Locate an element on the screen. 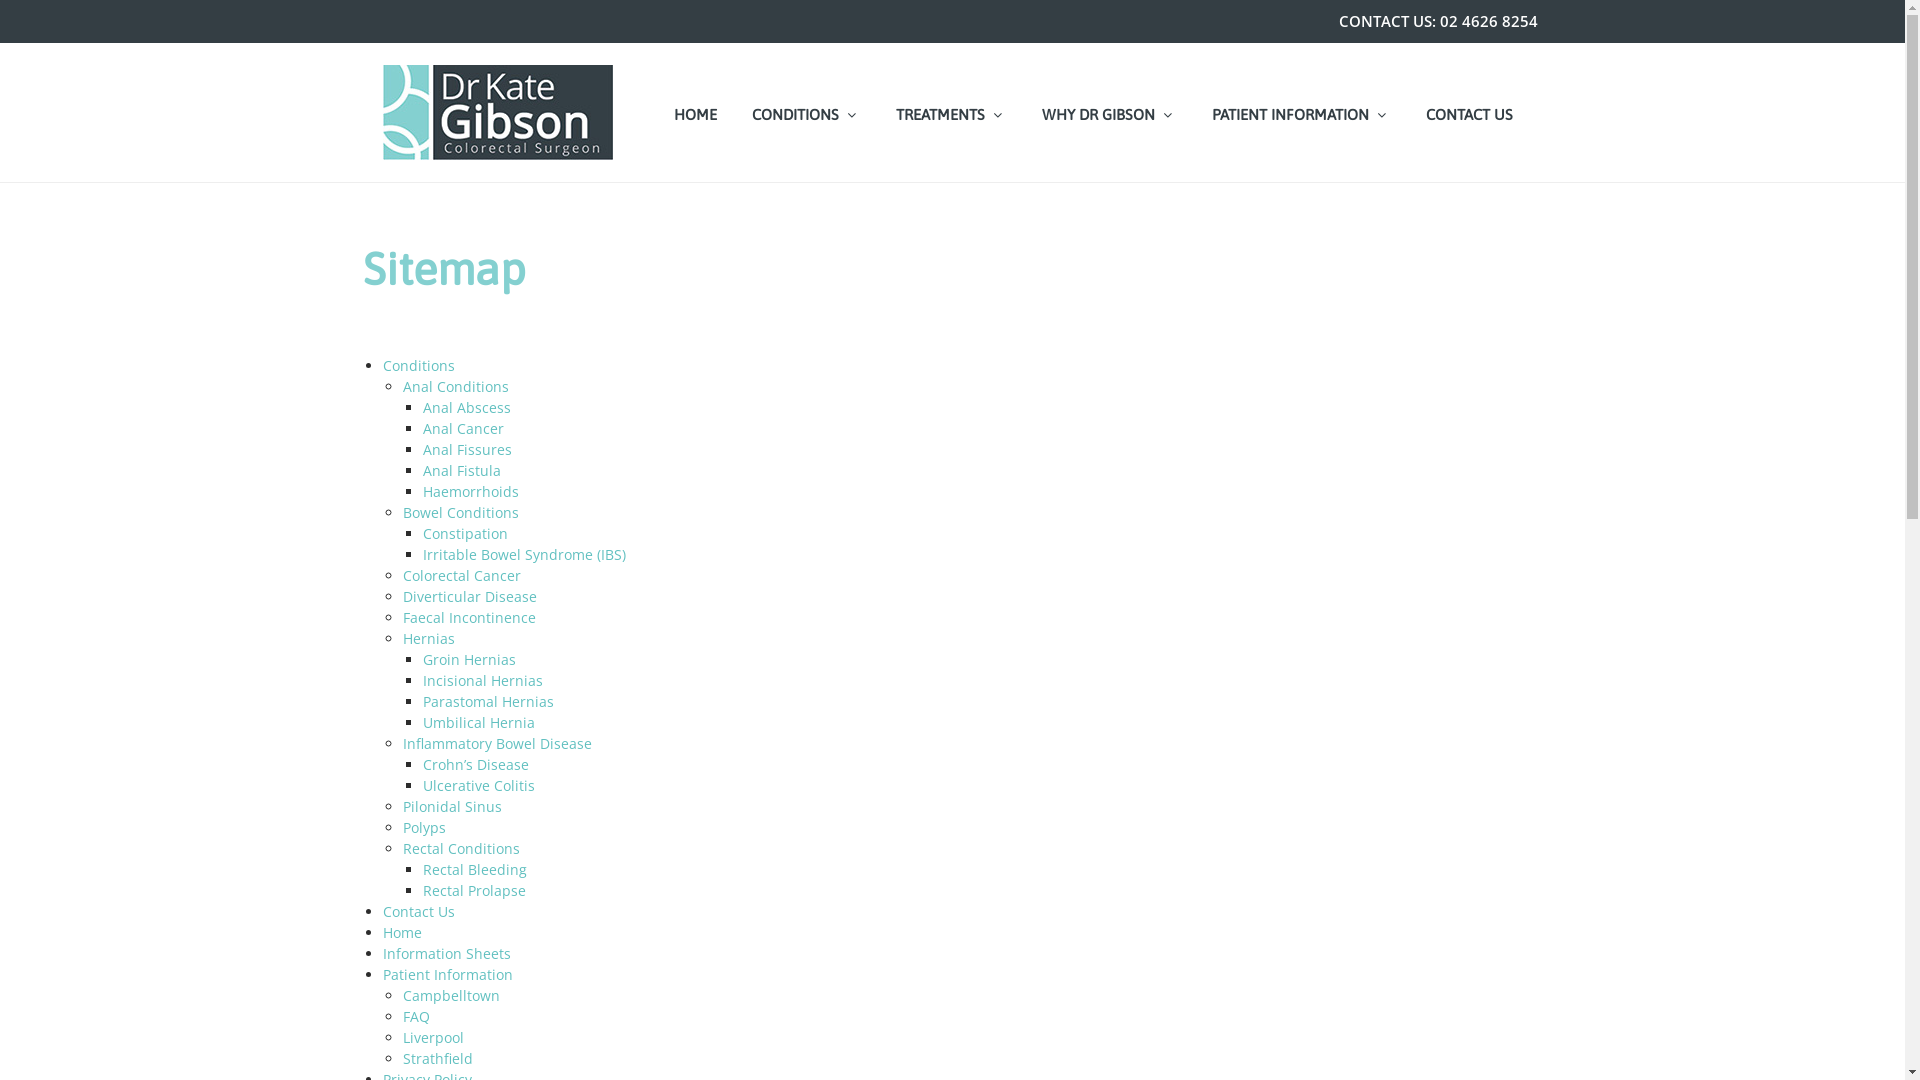  'Anal Fissures' is located at coordinates (465, 448).